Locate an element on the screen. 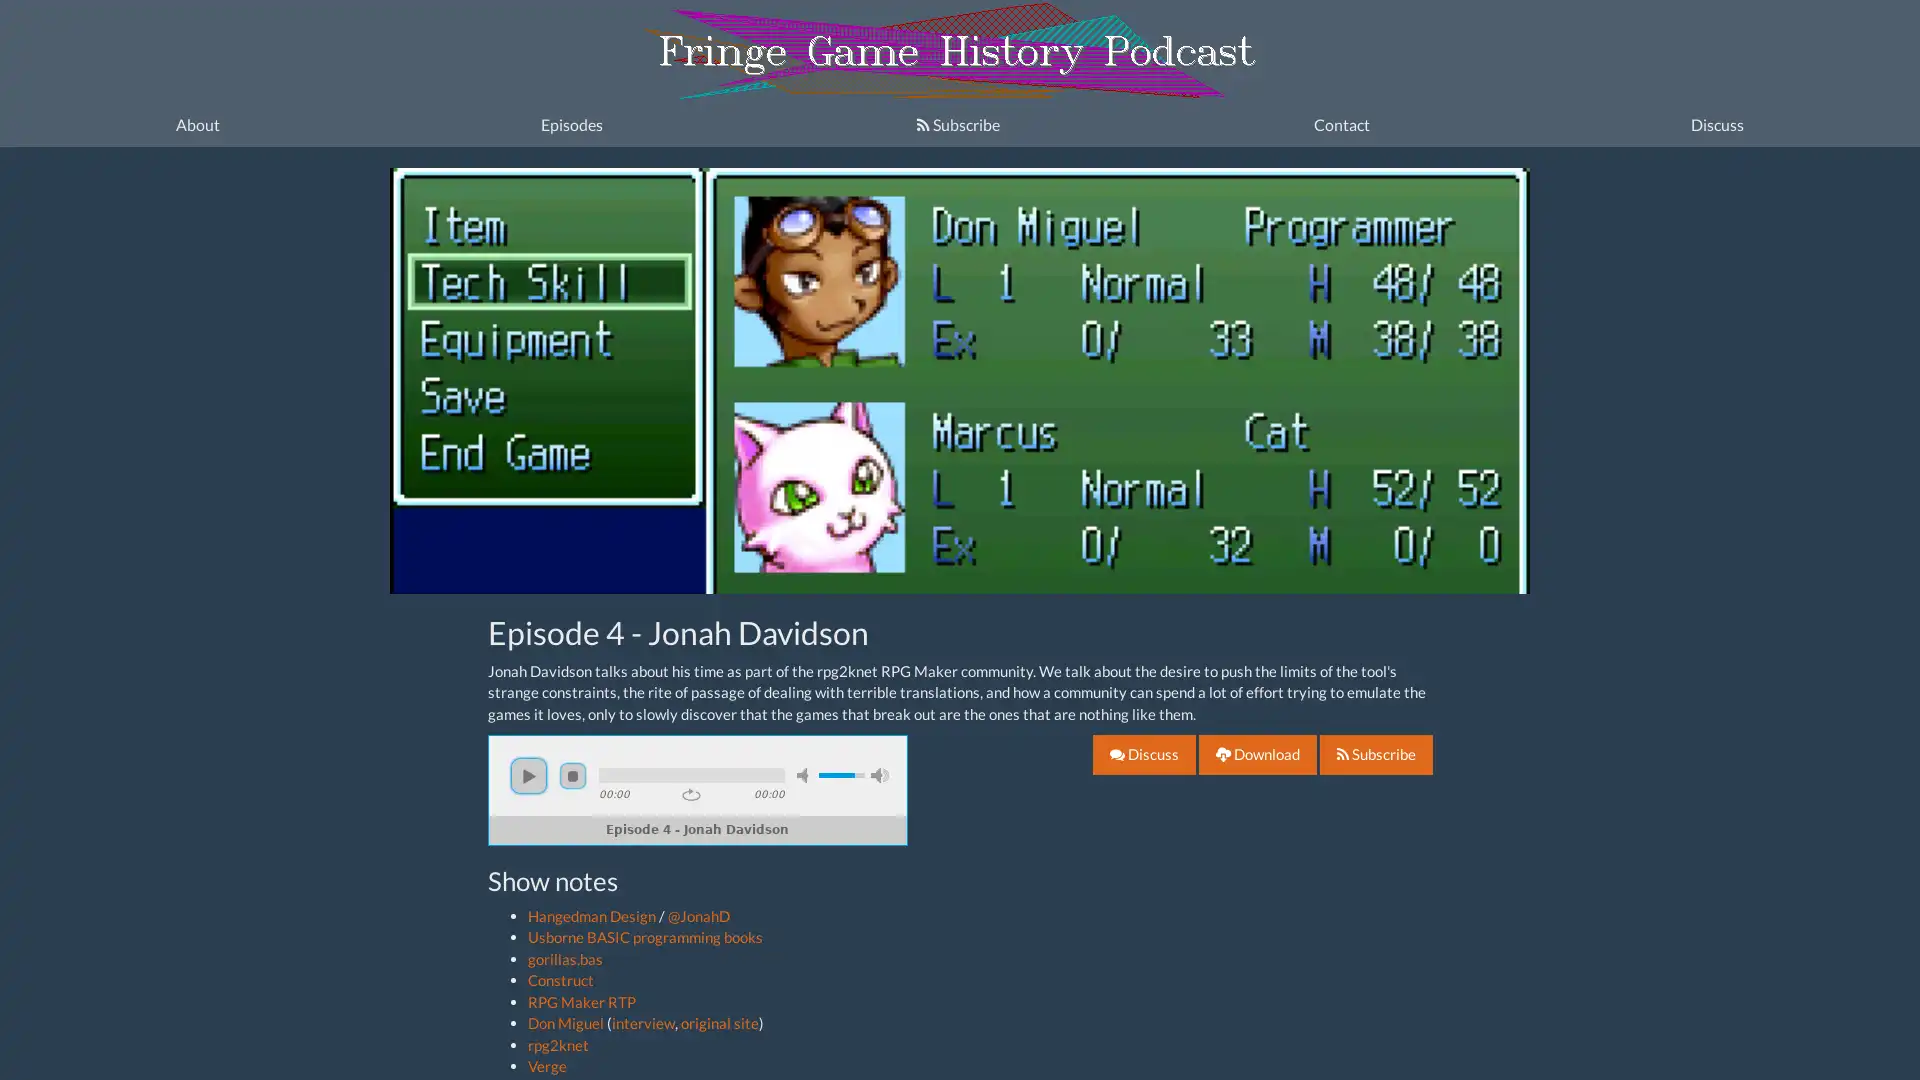  stop is located at coordinates (570, 774).